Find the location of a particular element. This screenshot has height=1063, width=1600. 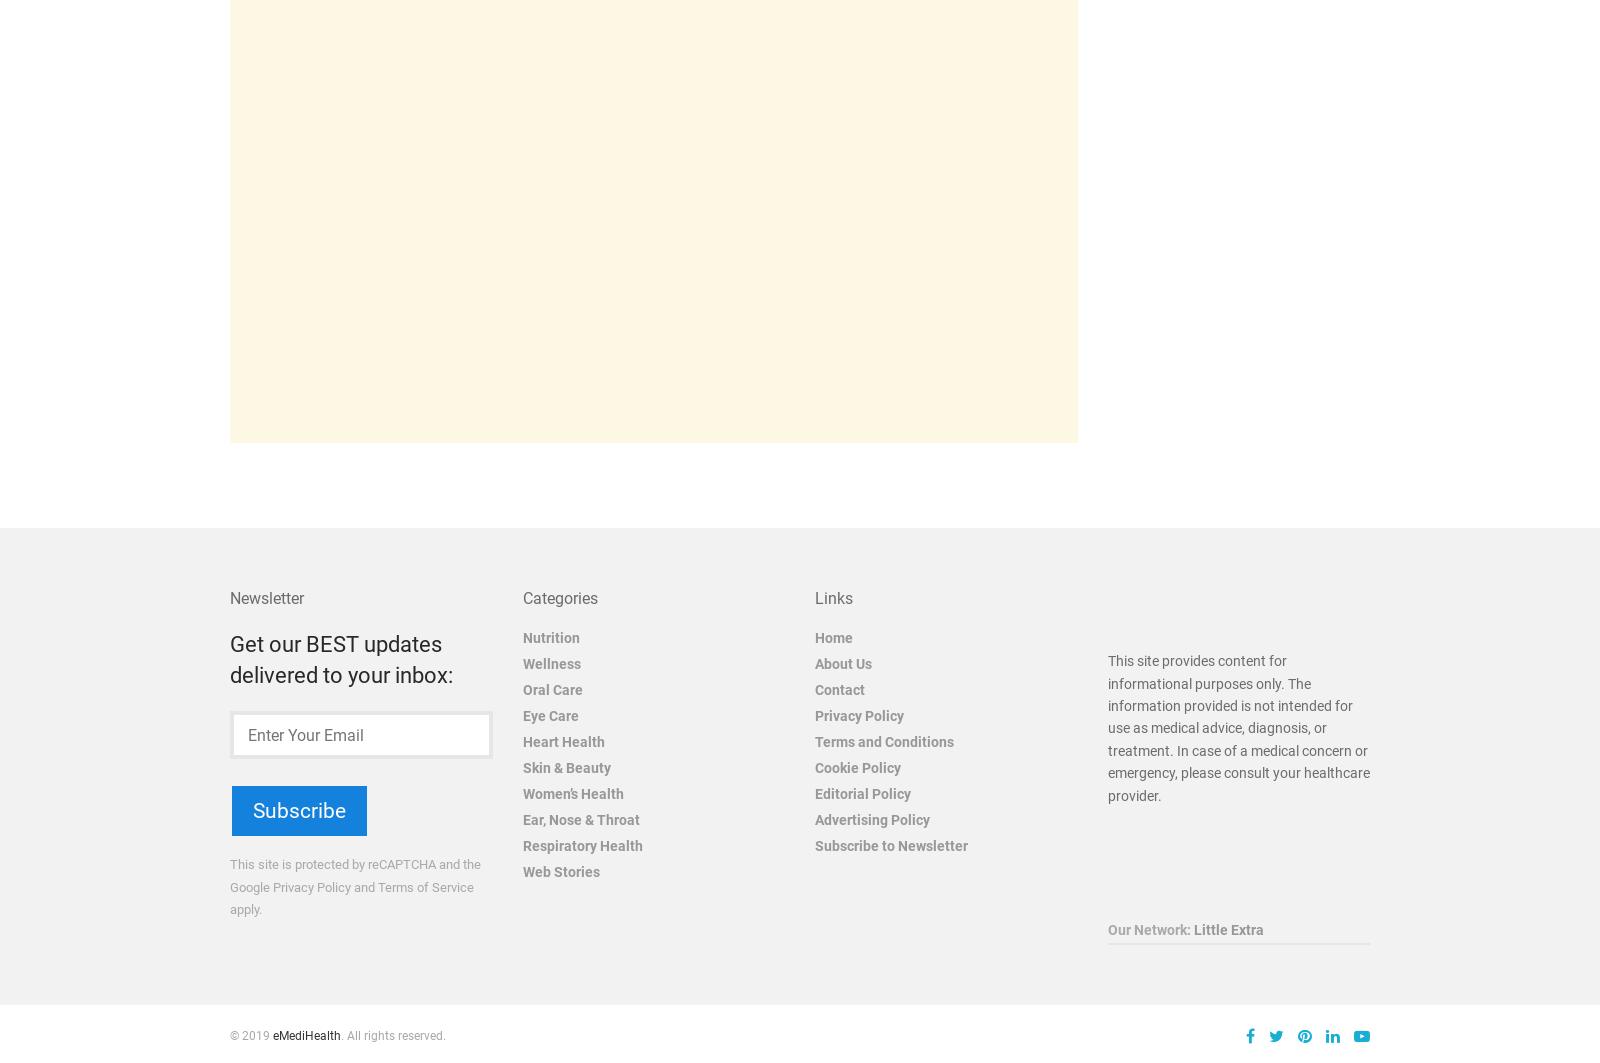

'© 2019' is located at coordinates (229, 1034).